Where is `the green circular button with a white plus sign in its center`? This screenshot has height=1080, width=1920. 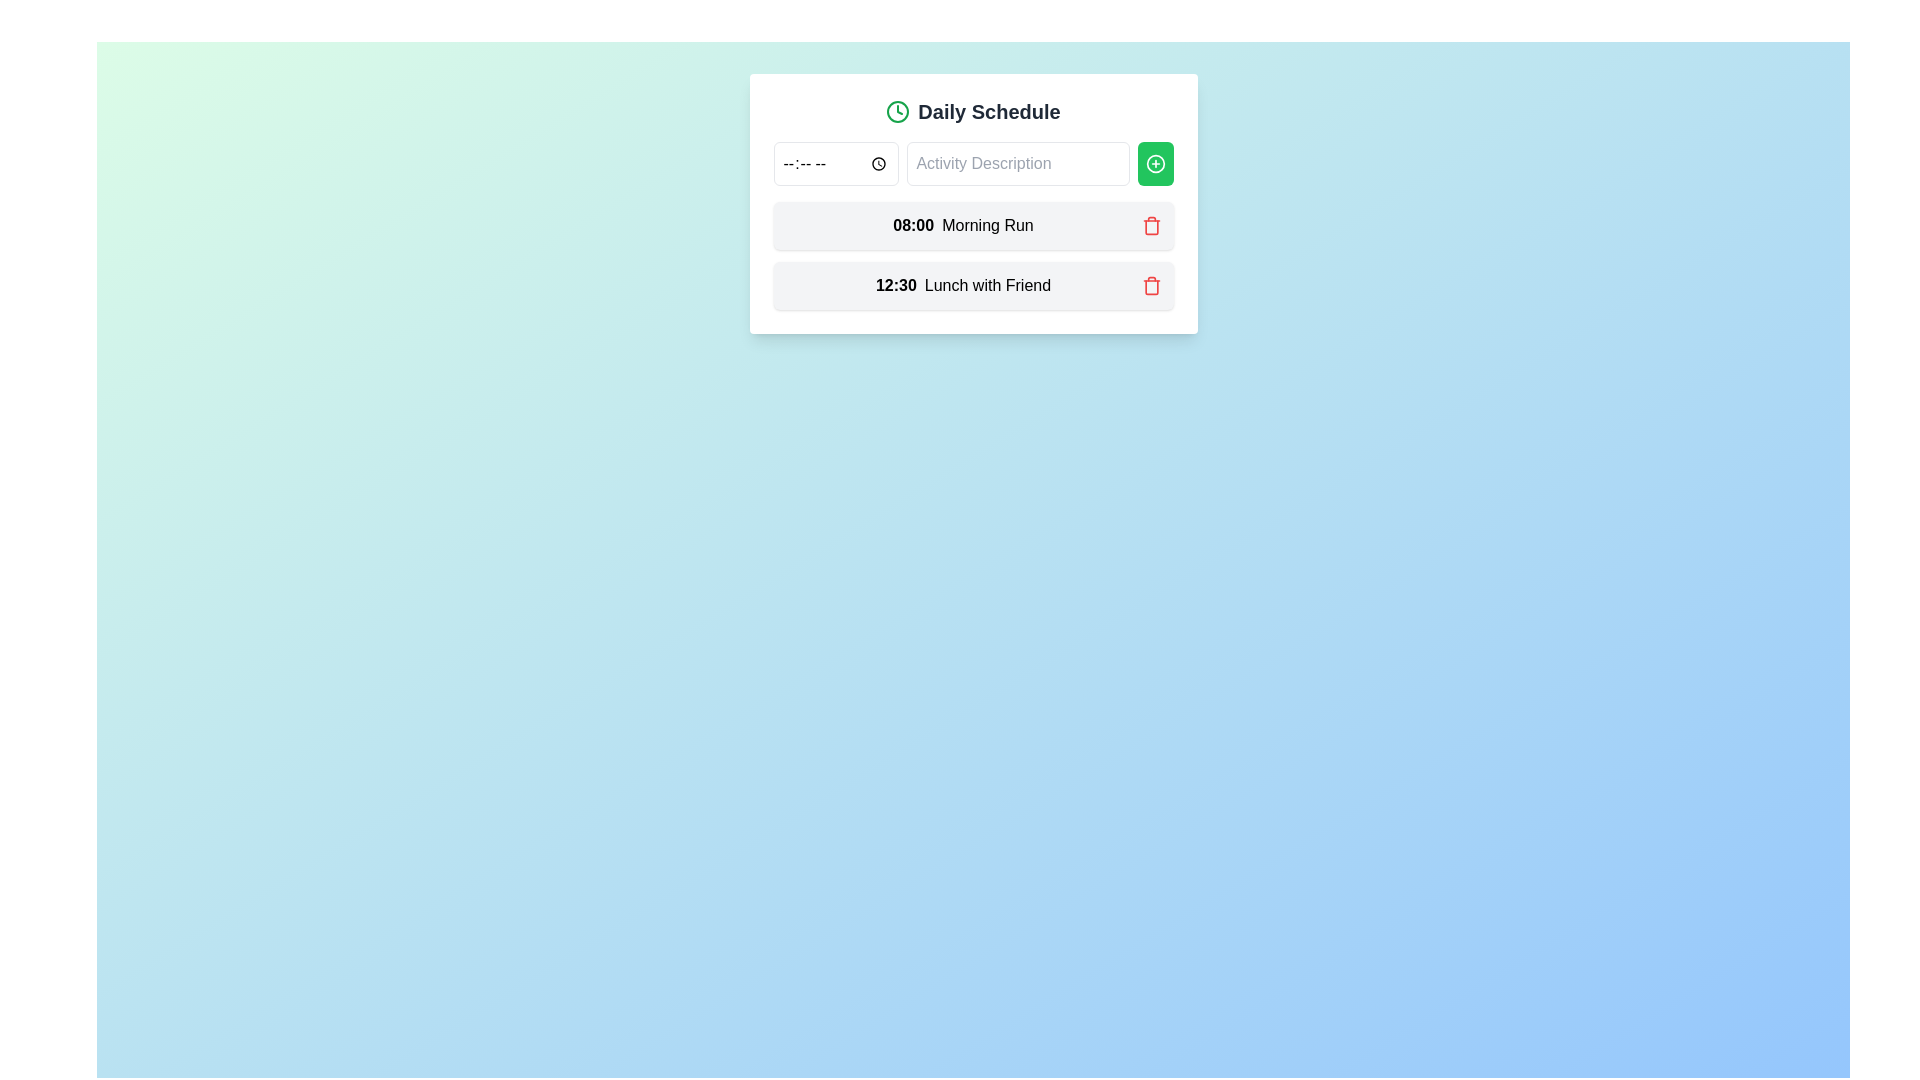 the green circular button with a white plus sign in its center is located at coordinates (1155, 163).